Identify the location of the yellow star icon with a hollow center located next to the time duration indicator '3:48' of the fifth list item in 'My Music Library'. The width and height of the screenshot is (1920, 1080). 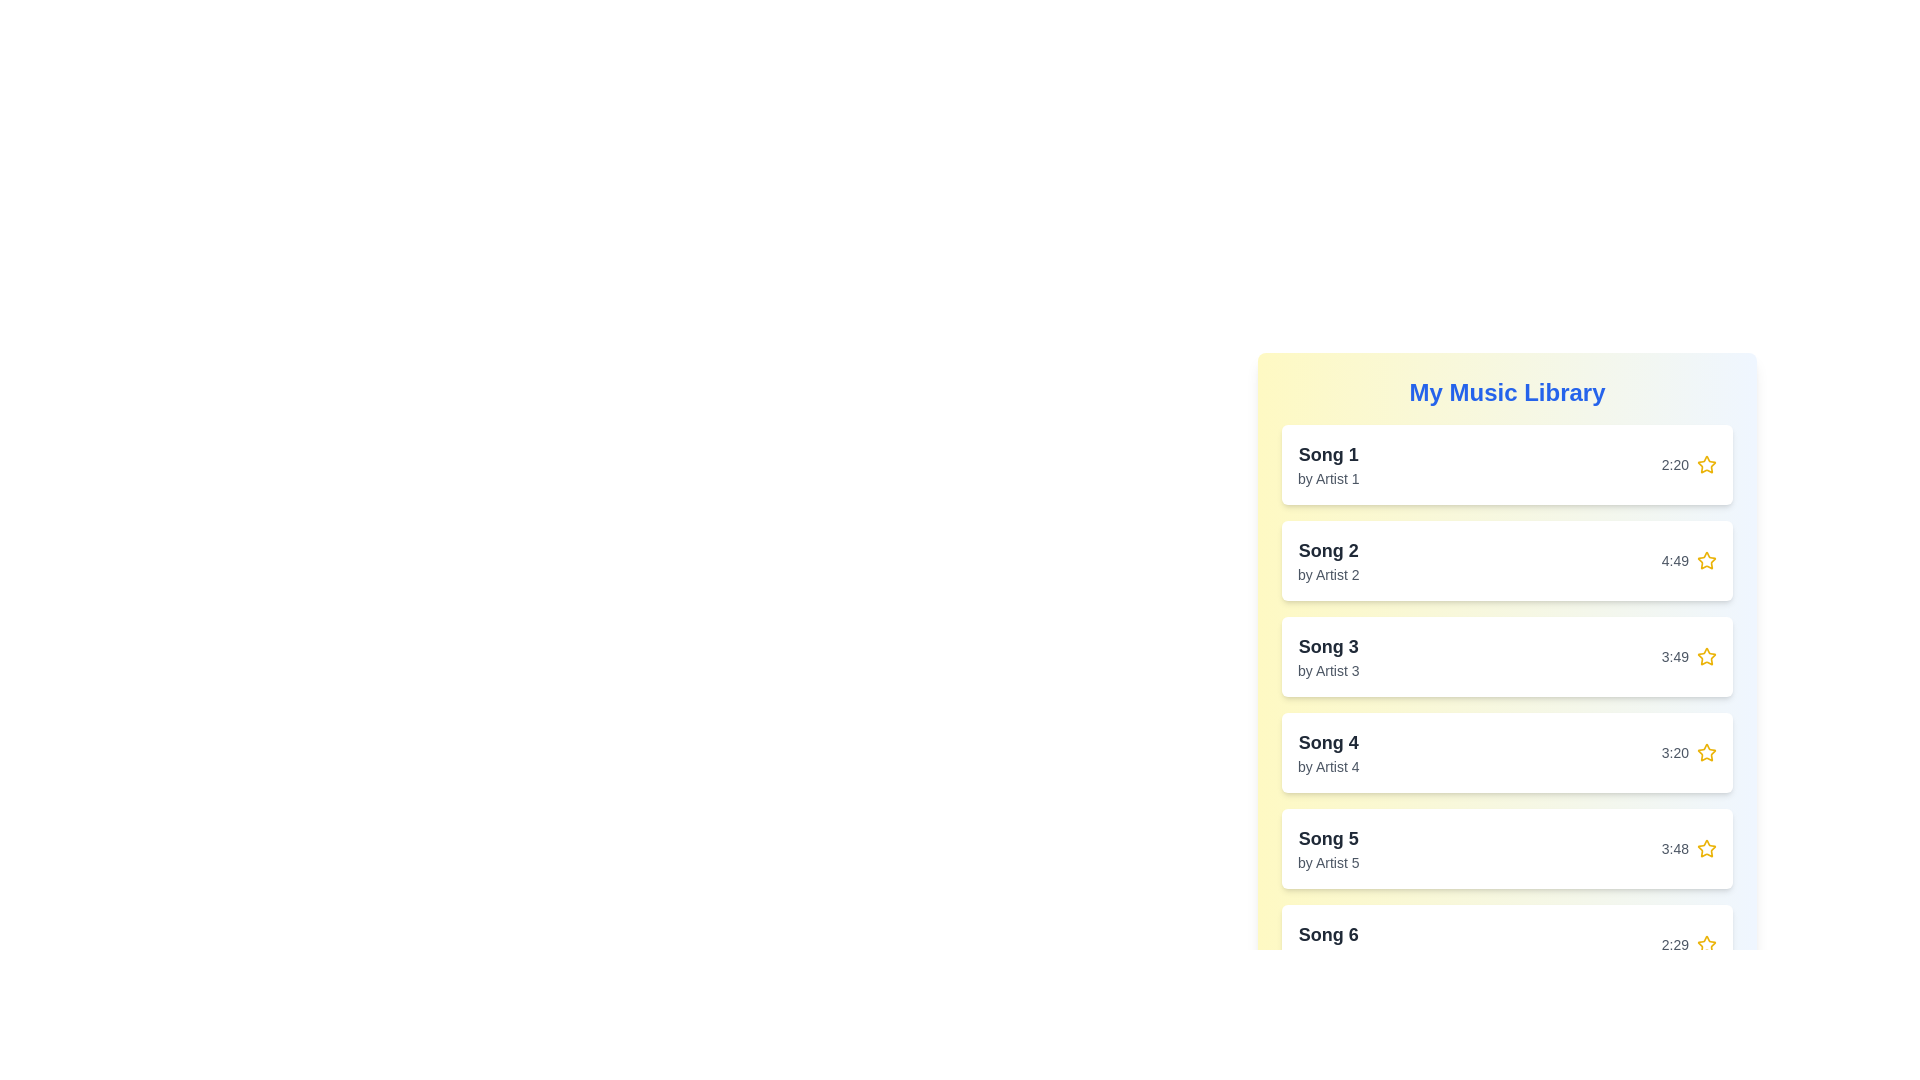
(1704, 848).